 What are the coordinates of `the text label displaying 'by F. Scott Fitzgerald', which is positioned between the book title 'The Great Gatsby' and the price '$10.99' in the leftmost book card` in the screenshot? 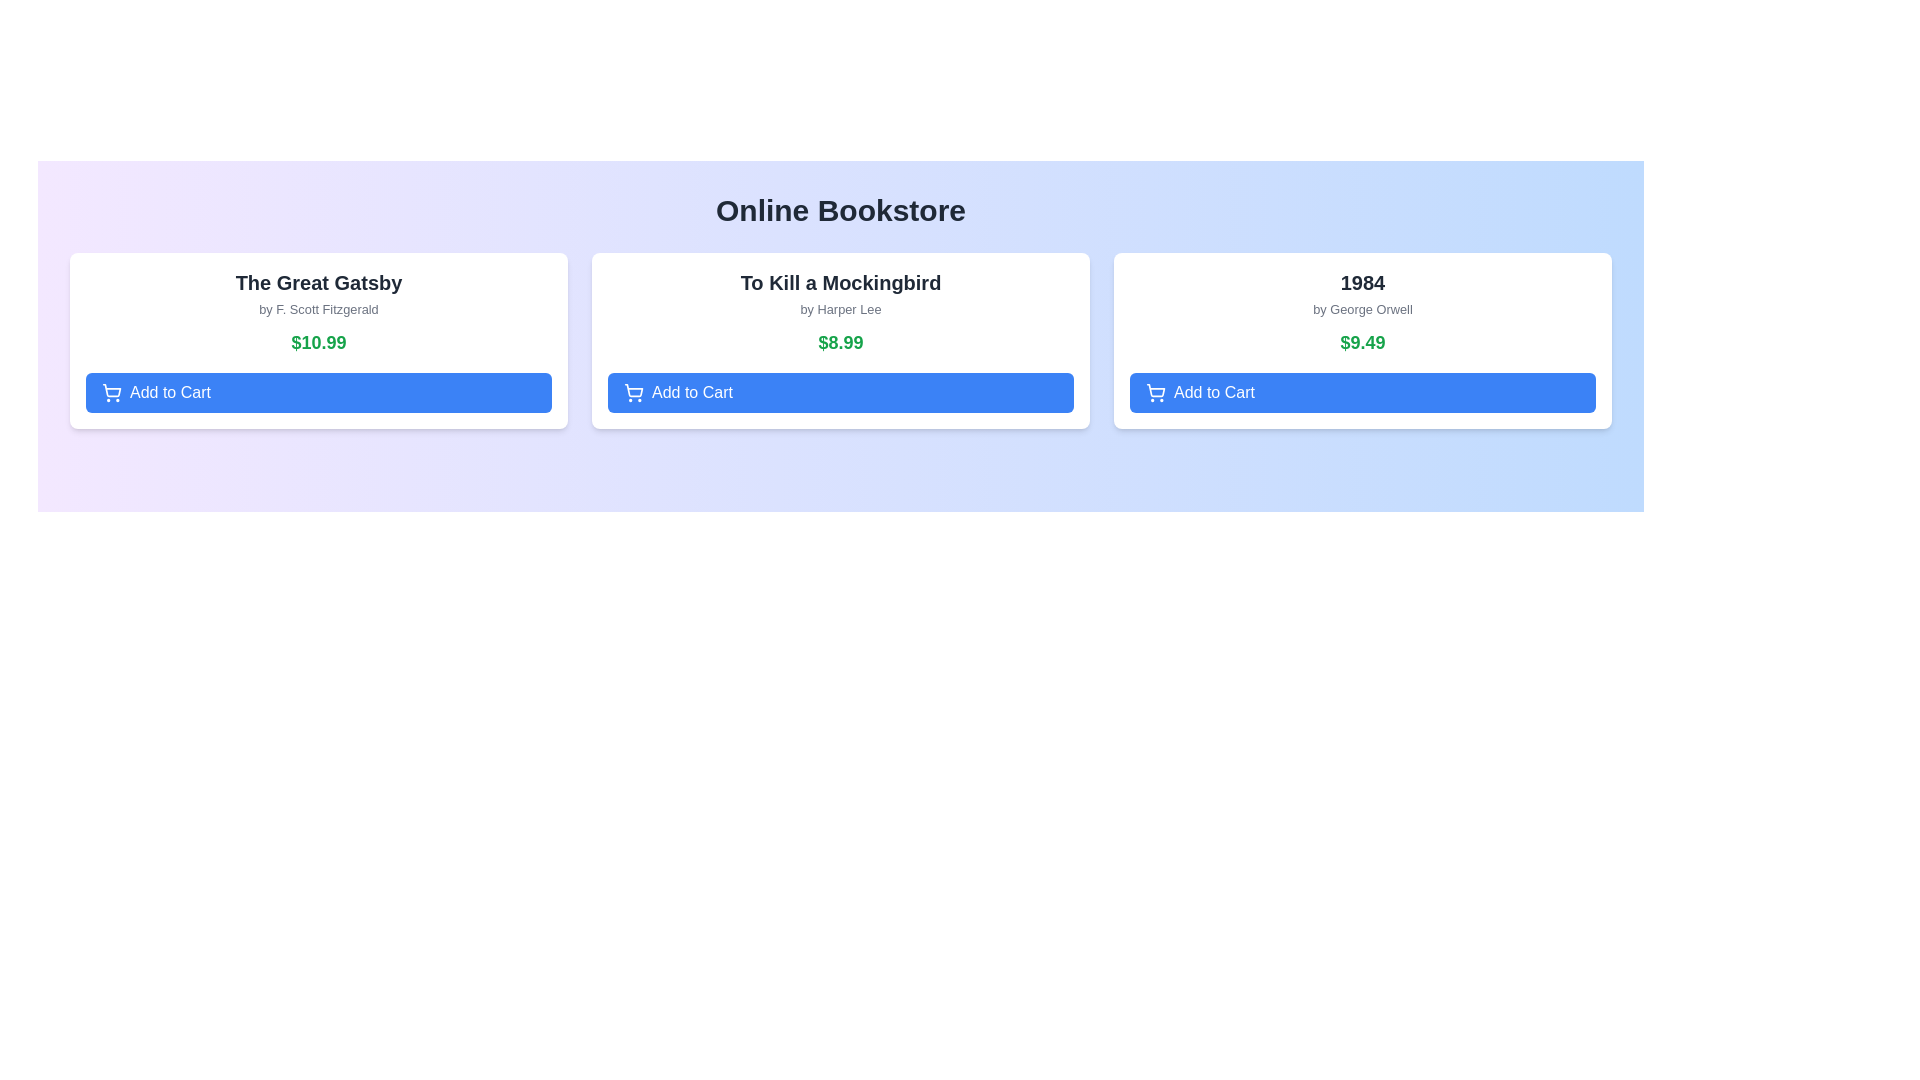 It's located at (317, 309).